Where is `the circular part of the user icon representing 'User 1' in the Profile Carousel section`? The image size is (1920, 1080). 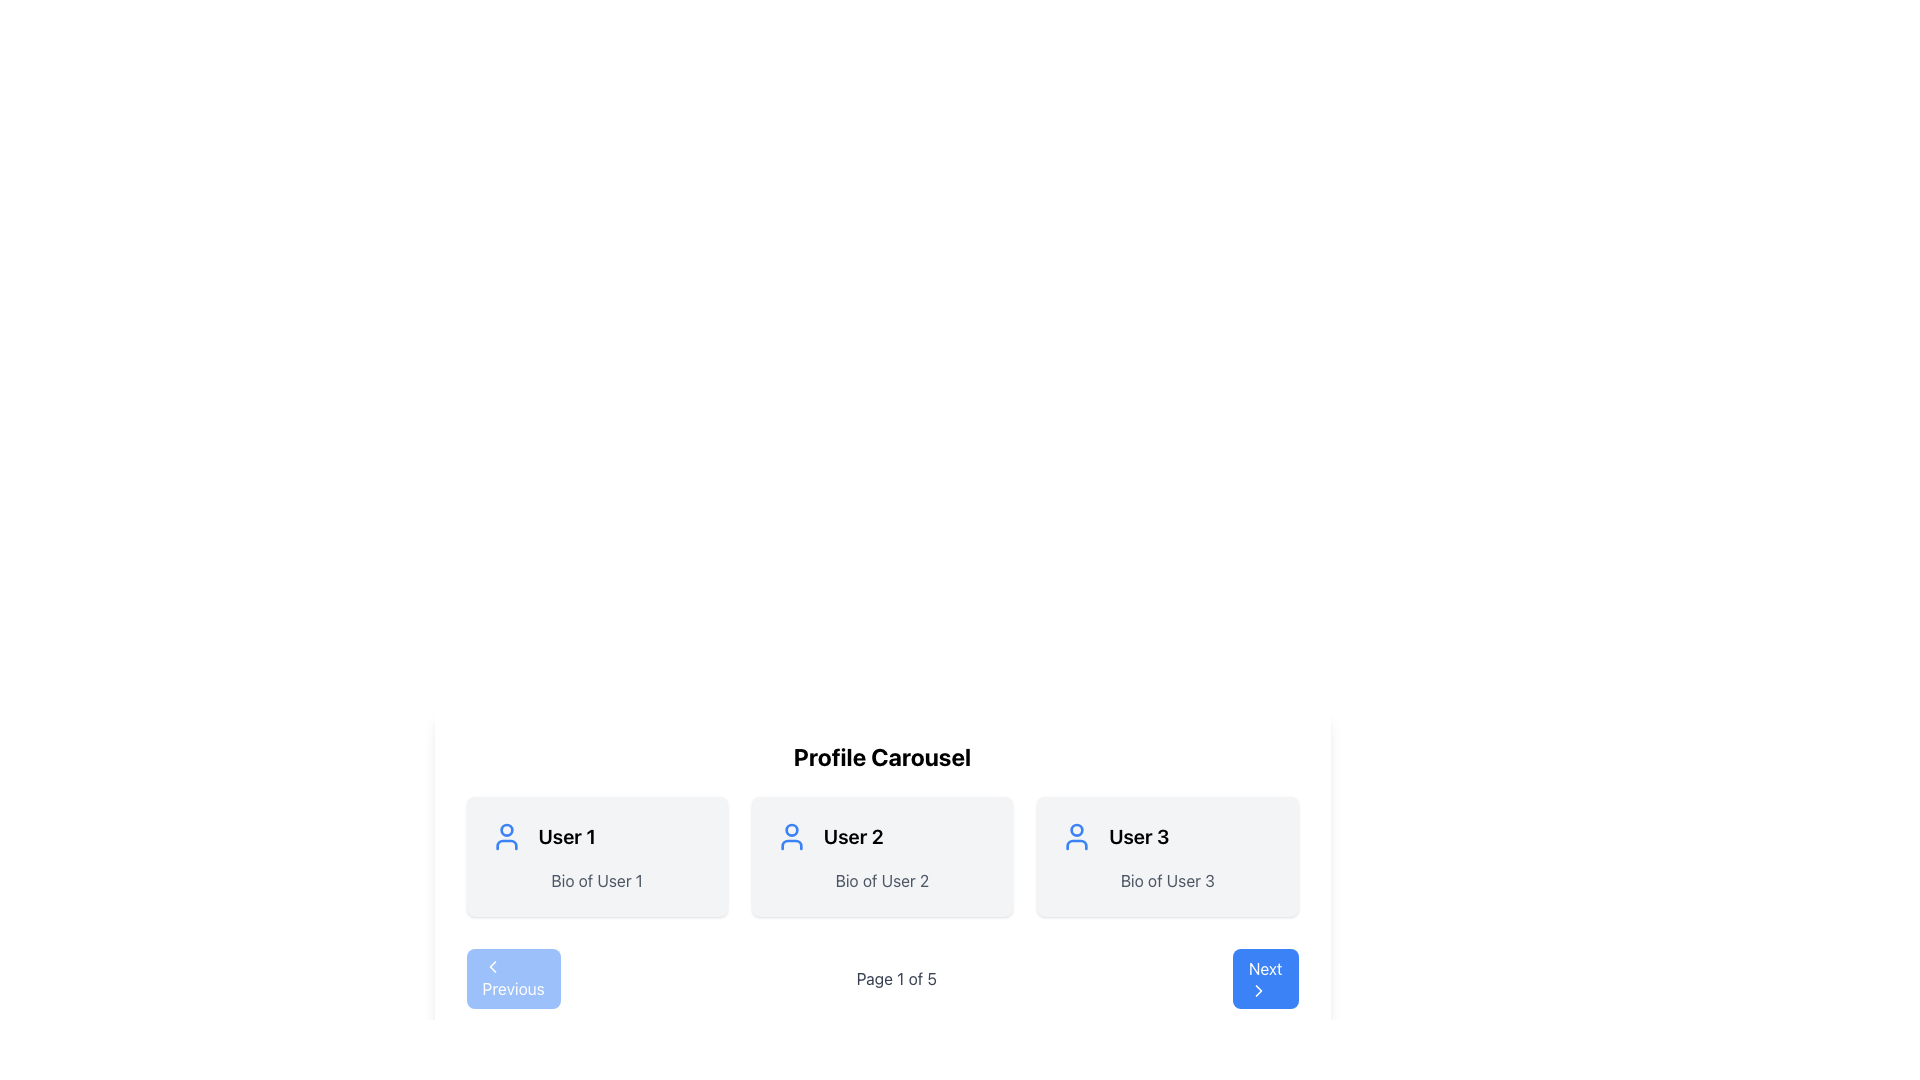 the circular part of the user icon representing 'User 1' in the Profile Carousel section is located at coordinates (506, 830).